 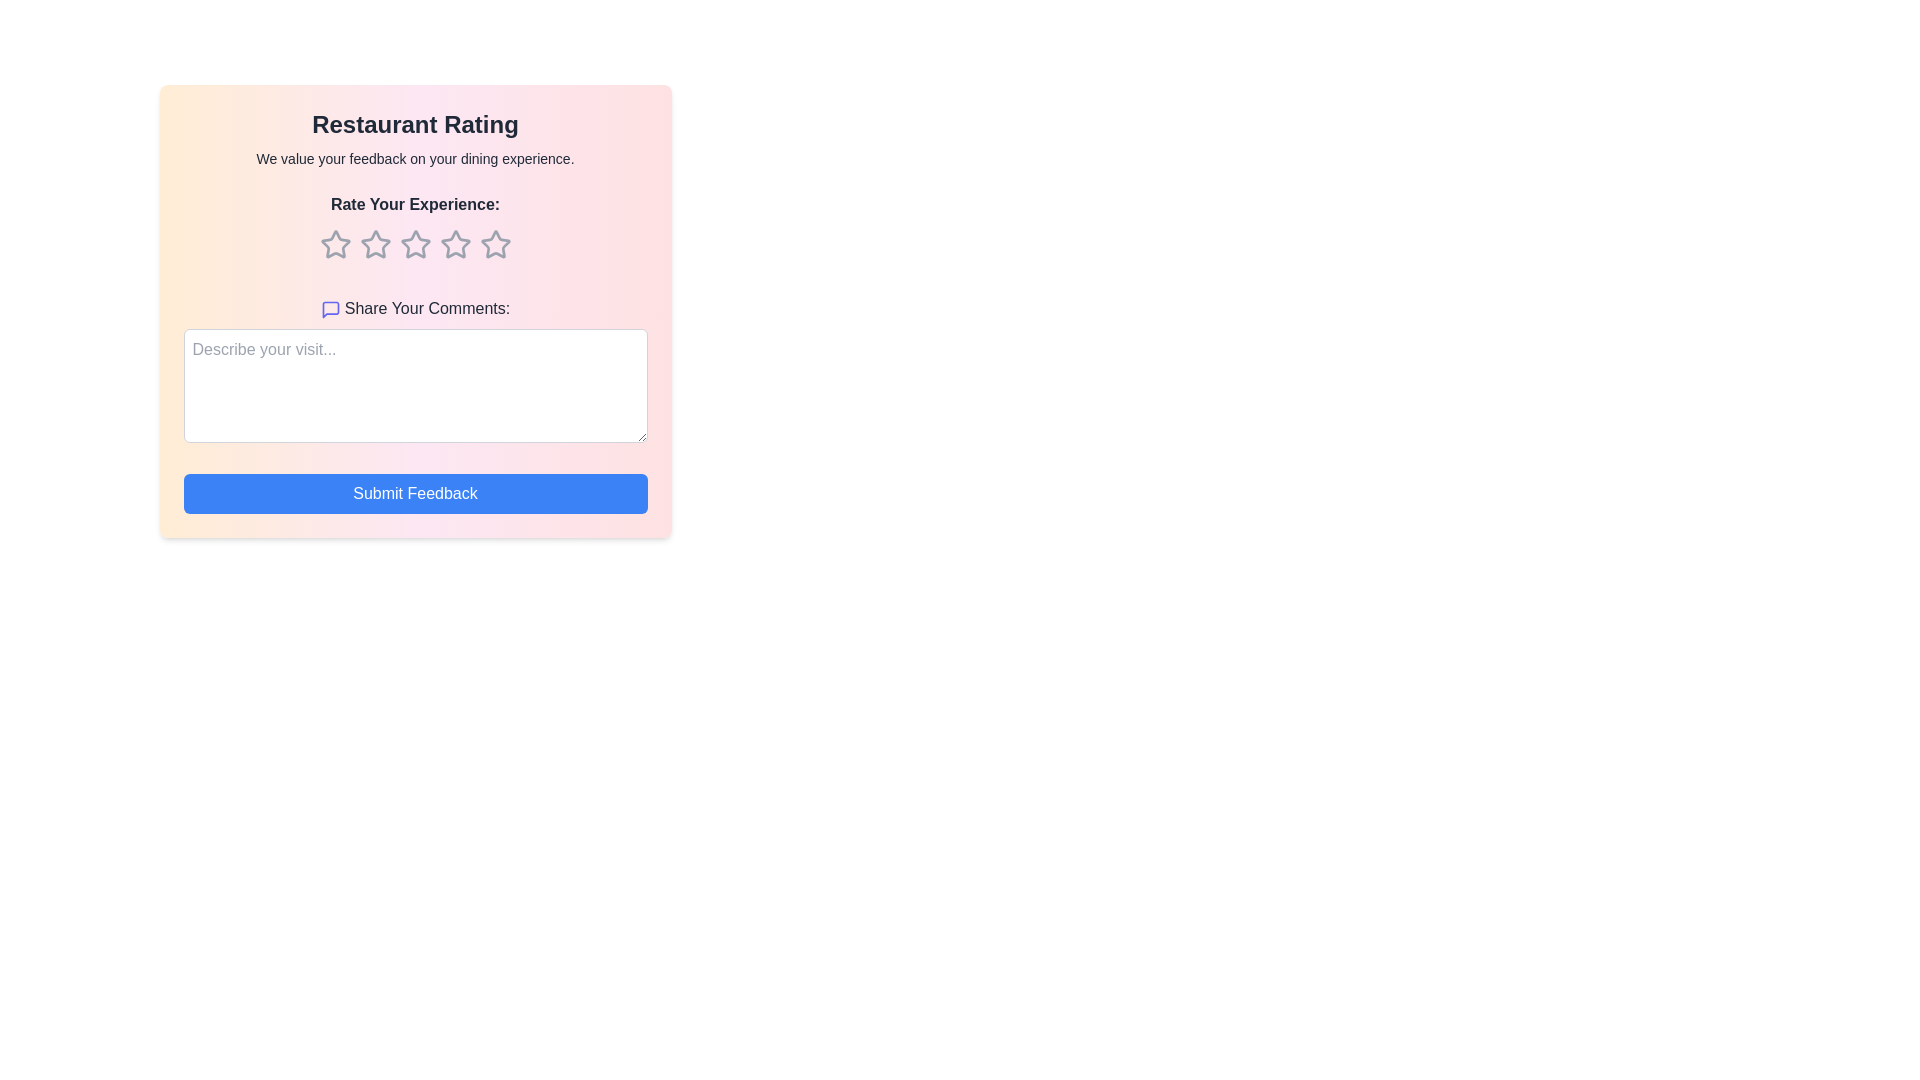 What do you see at coordinates (495, 244) in the screenshot?
I see `the fifth star icon in the rating section` at bounding box center [495, 244].